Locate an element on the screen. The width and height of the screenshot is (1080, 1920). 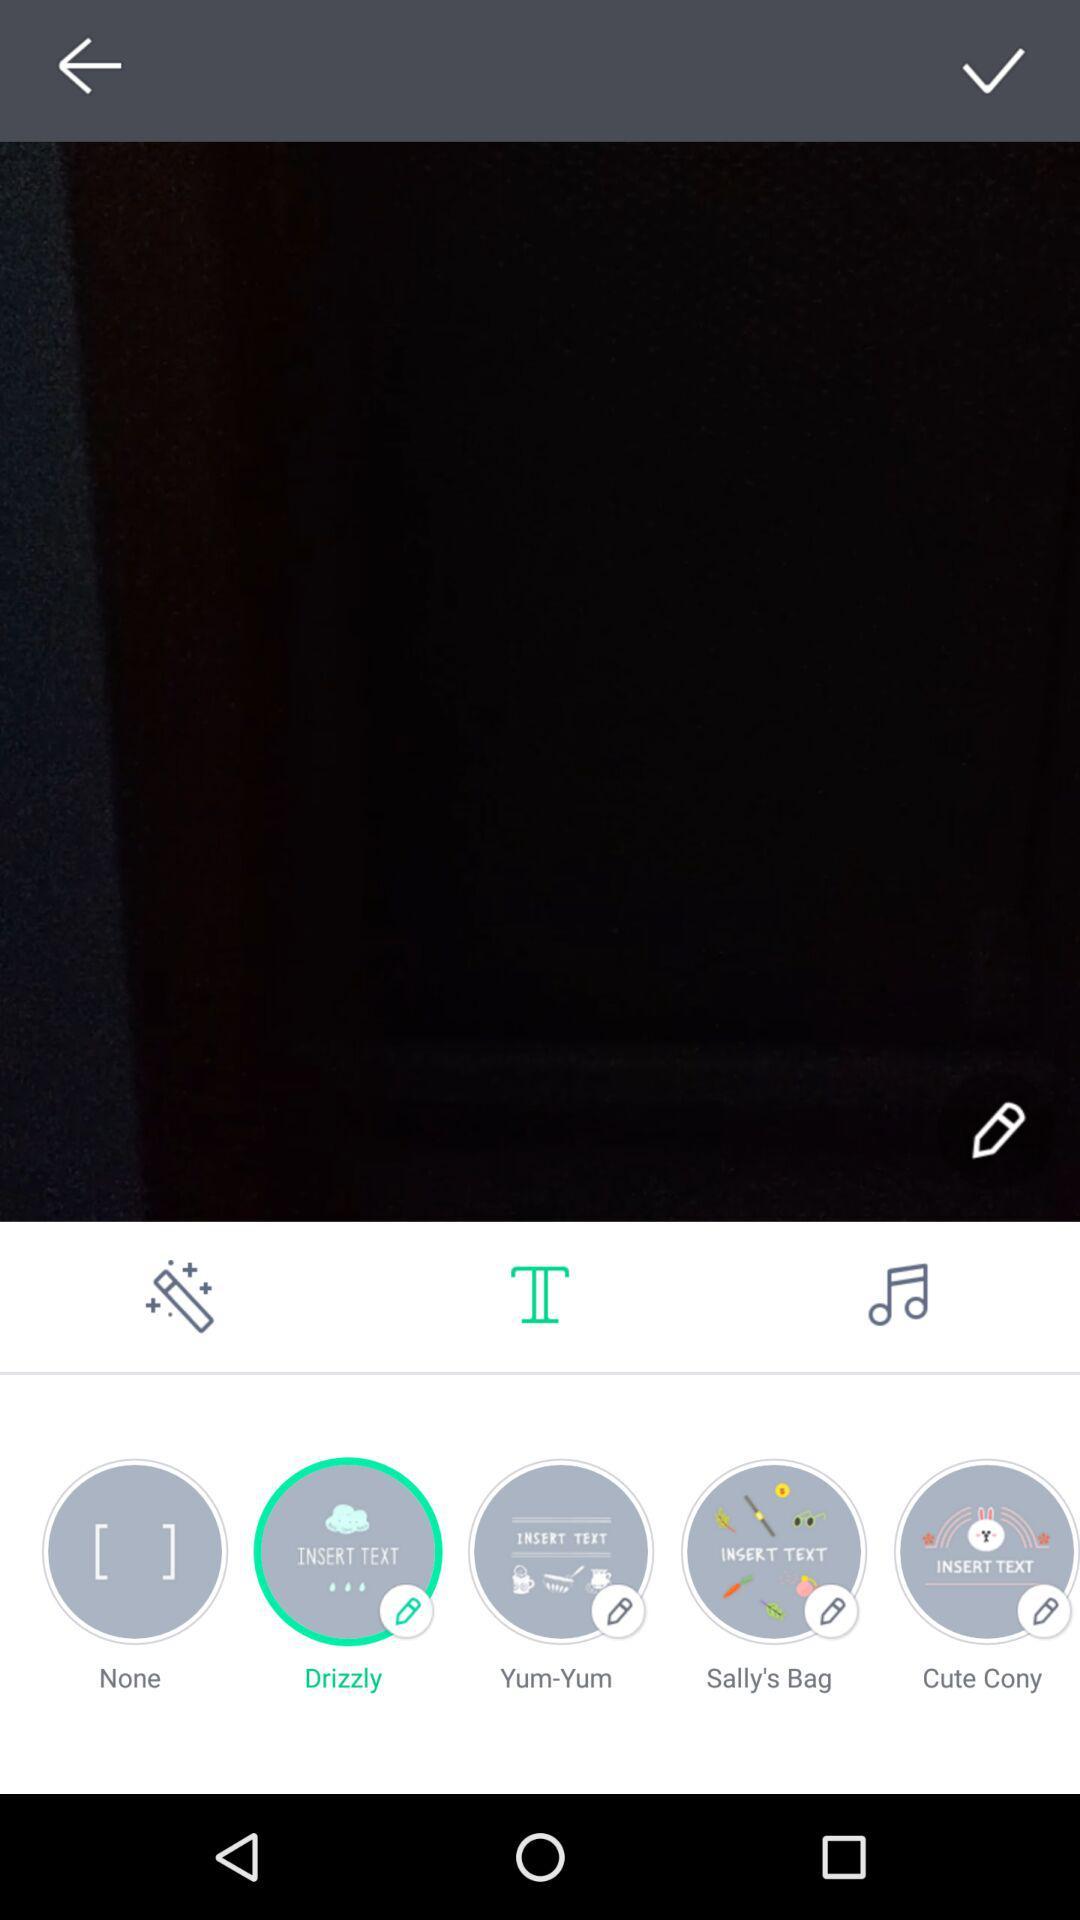
valid is located at coordinates (995, 70).